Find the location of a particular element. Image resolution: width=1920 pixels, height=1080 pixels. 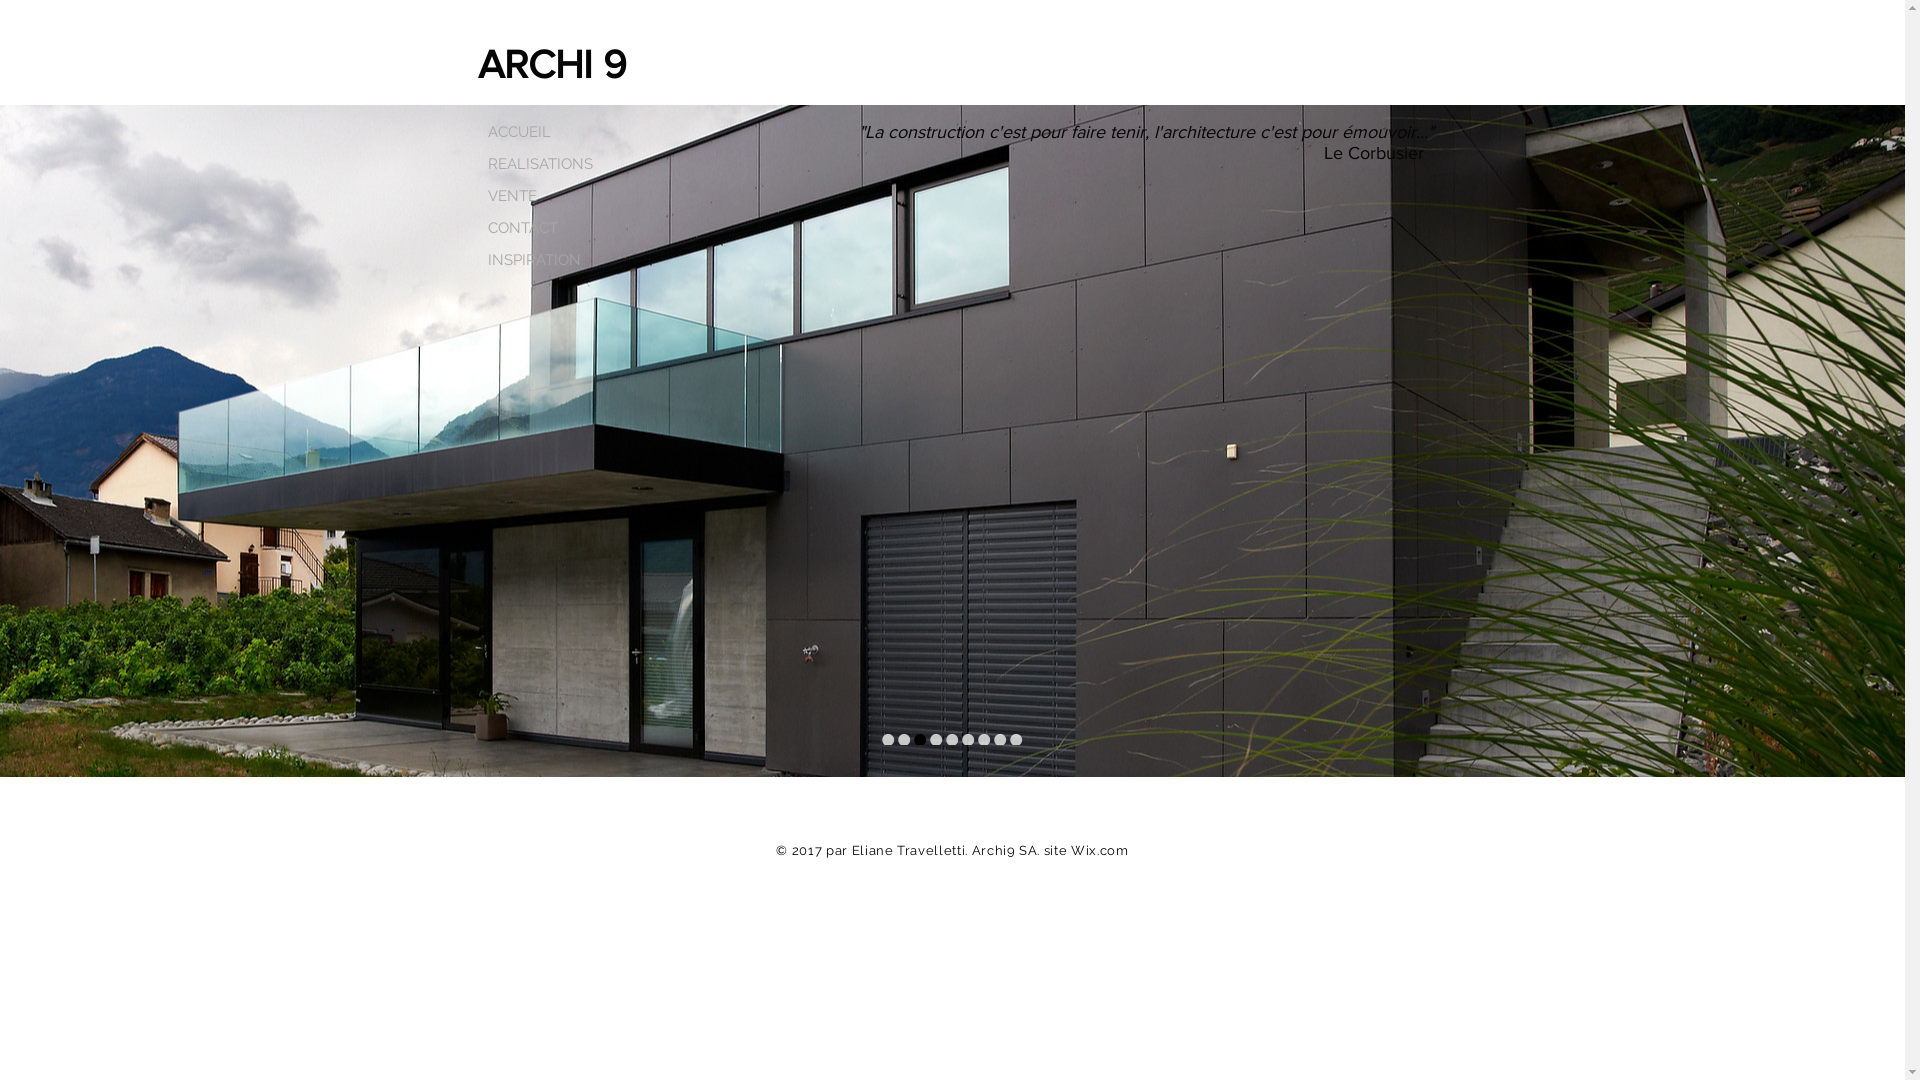

'REALISATIONS' is located at coordinates (540, 163).